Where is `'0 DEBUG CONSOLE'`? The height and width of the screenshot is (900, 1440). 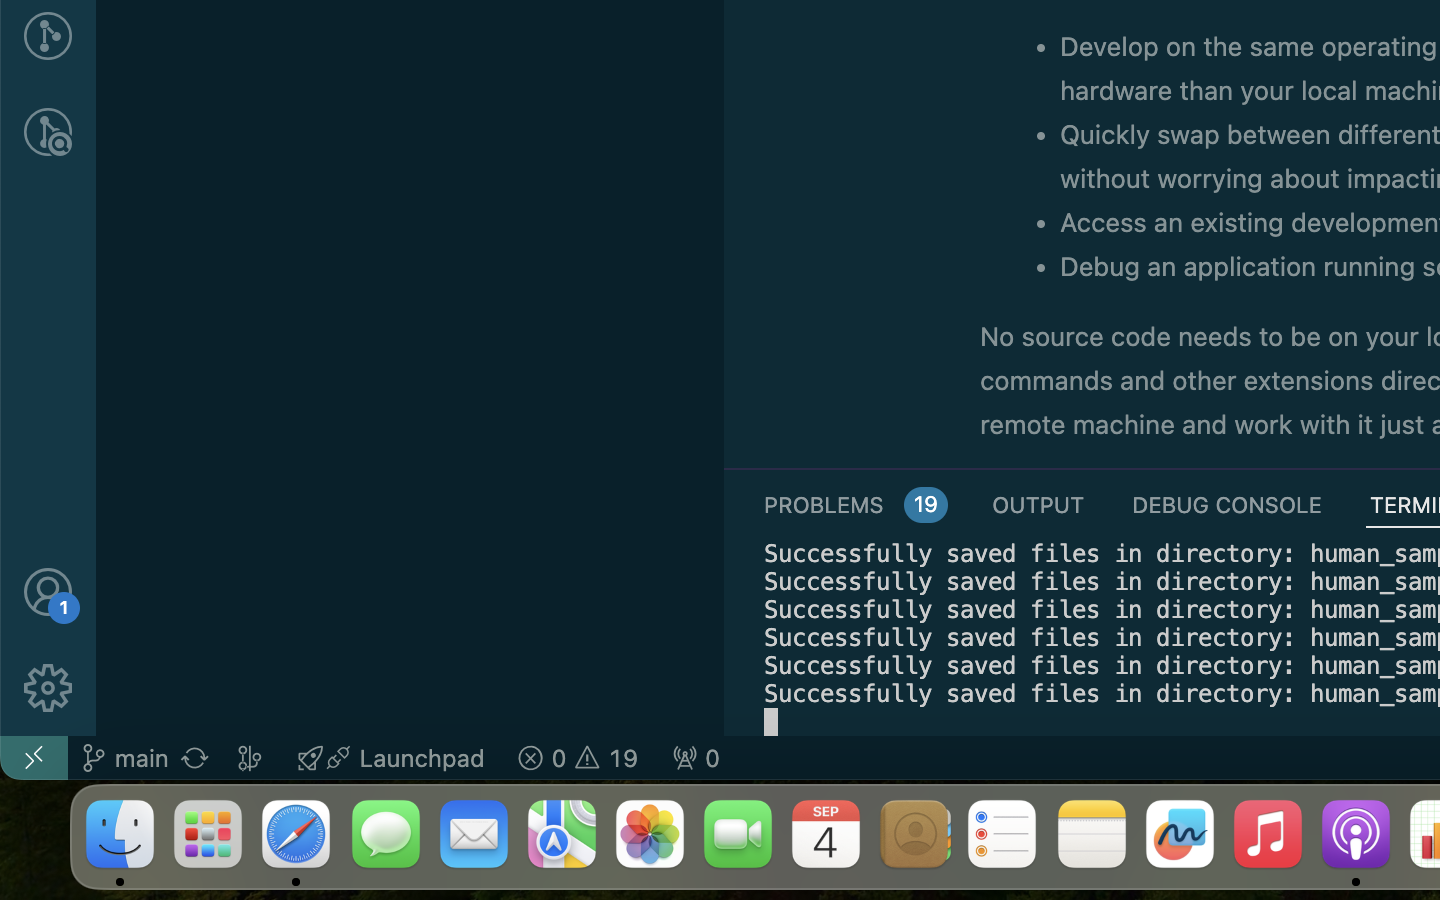
'0 DEBUG CONSOLE' is located at coordinates (1226, 503).